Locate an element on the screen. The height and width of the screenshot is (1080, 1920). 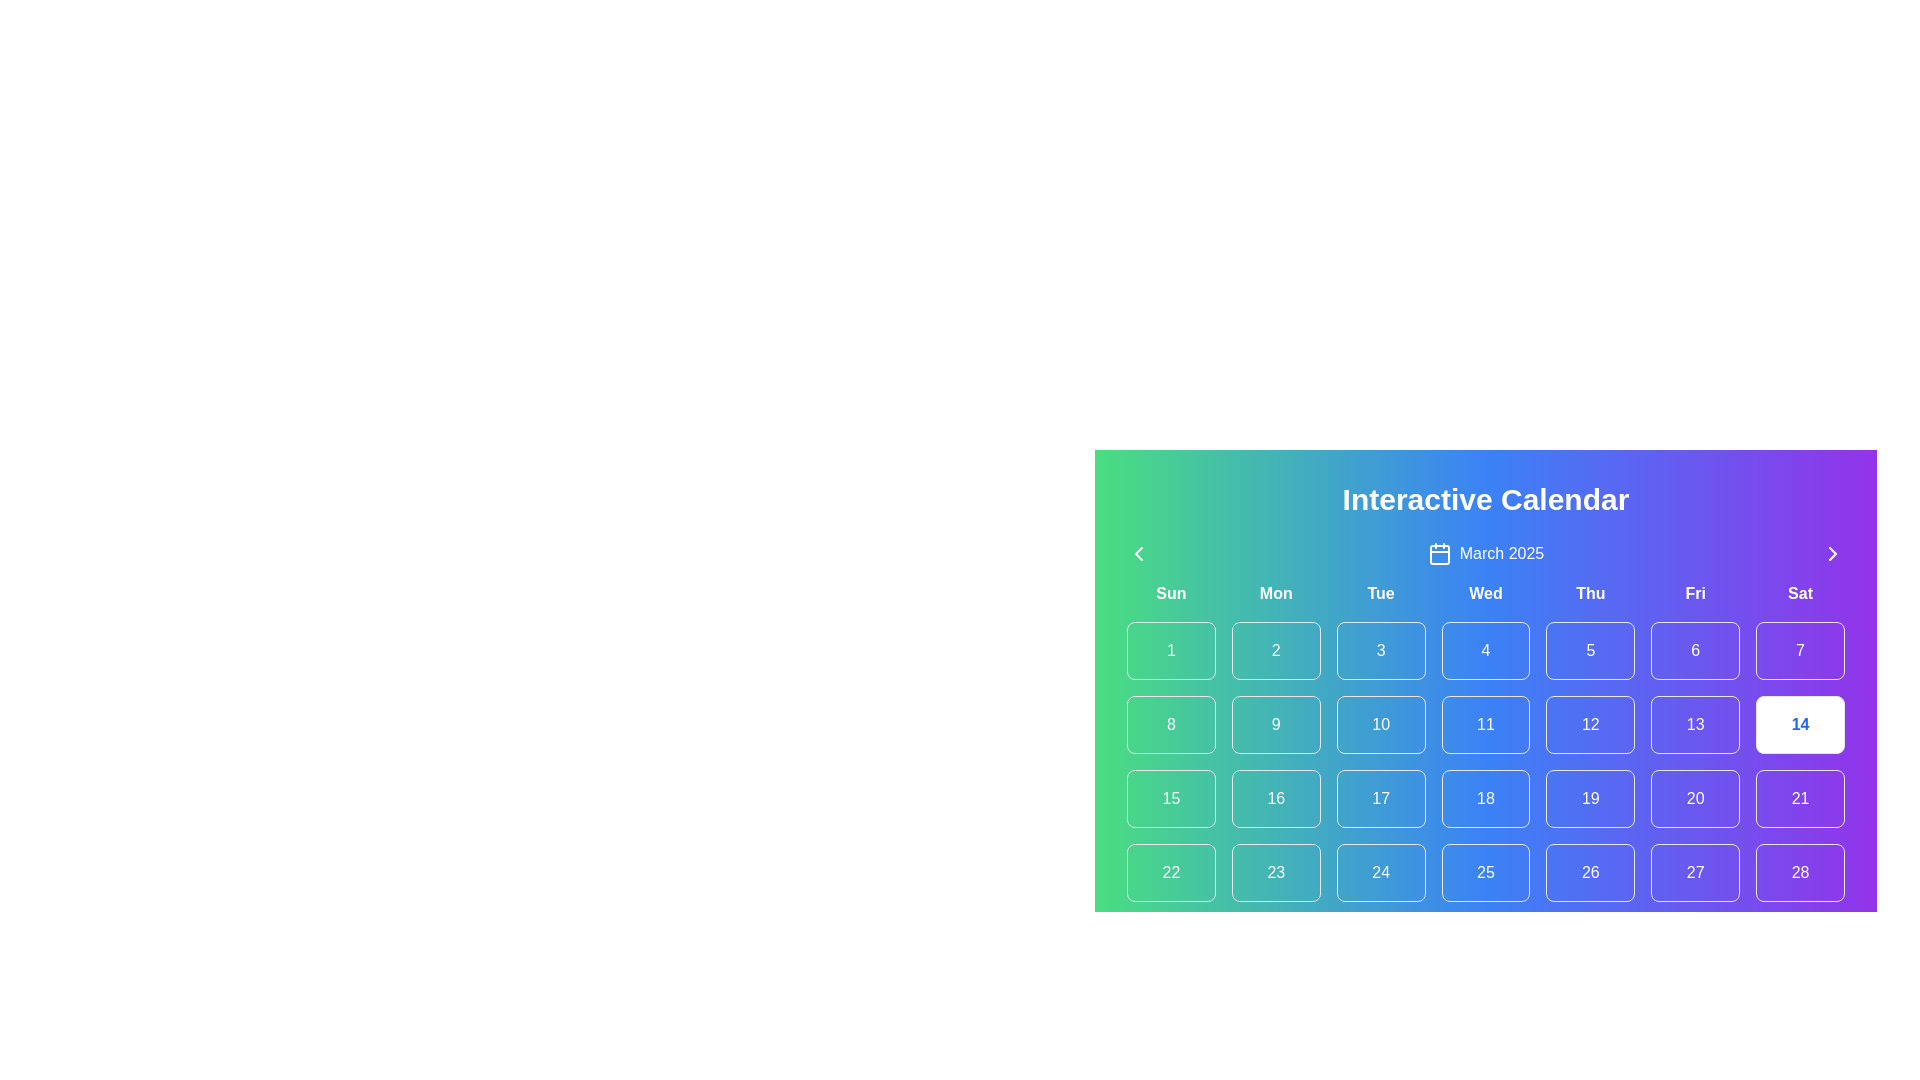
the Text Header at the top of the 'Interactive Calendar' interface, which displays the name of the application or feature is located at coordinates (1486, 499).